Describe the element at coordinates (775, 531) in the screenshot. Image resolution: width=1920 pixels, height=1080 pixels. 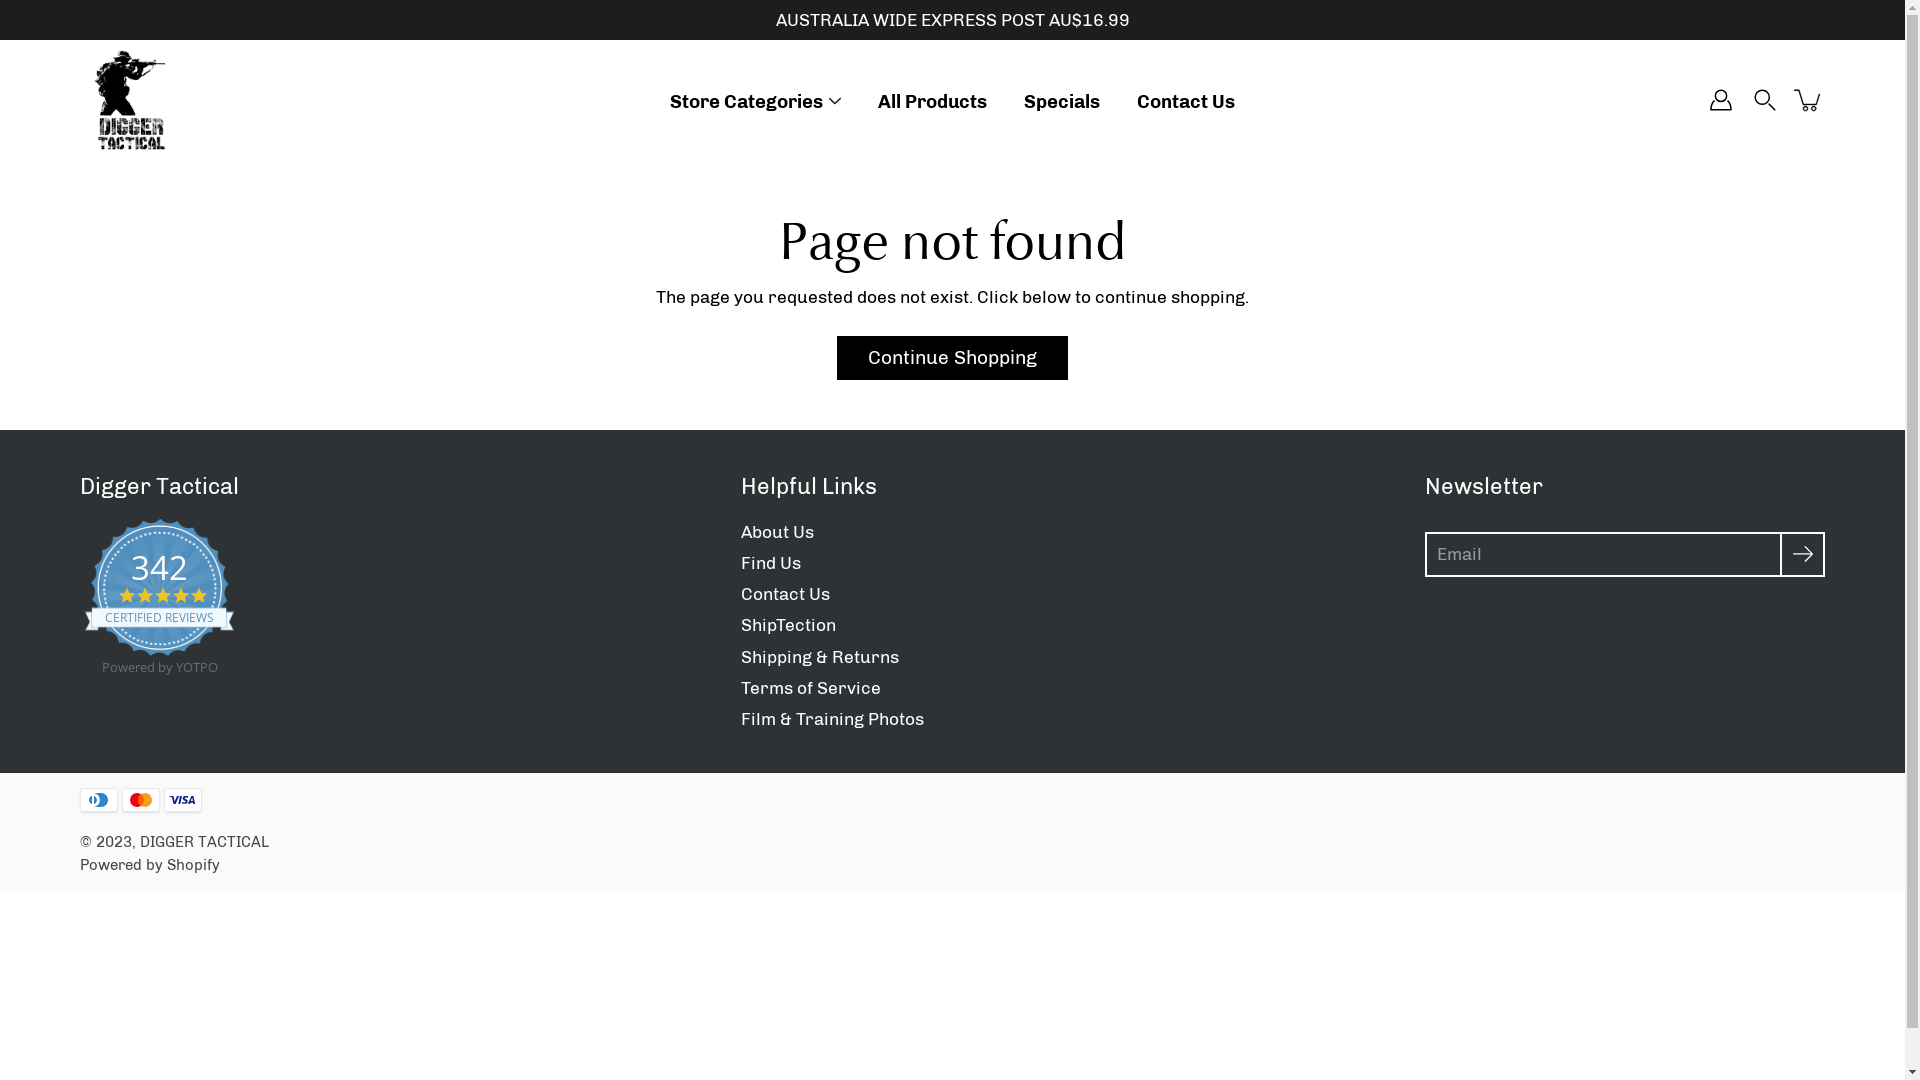
I see `'About Us'` at that location.